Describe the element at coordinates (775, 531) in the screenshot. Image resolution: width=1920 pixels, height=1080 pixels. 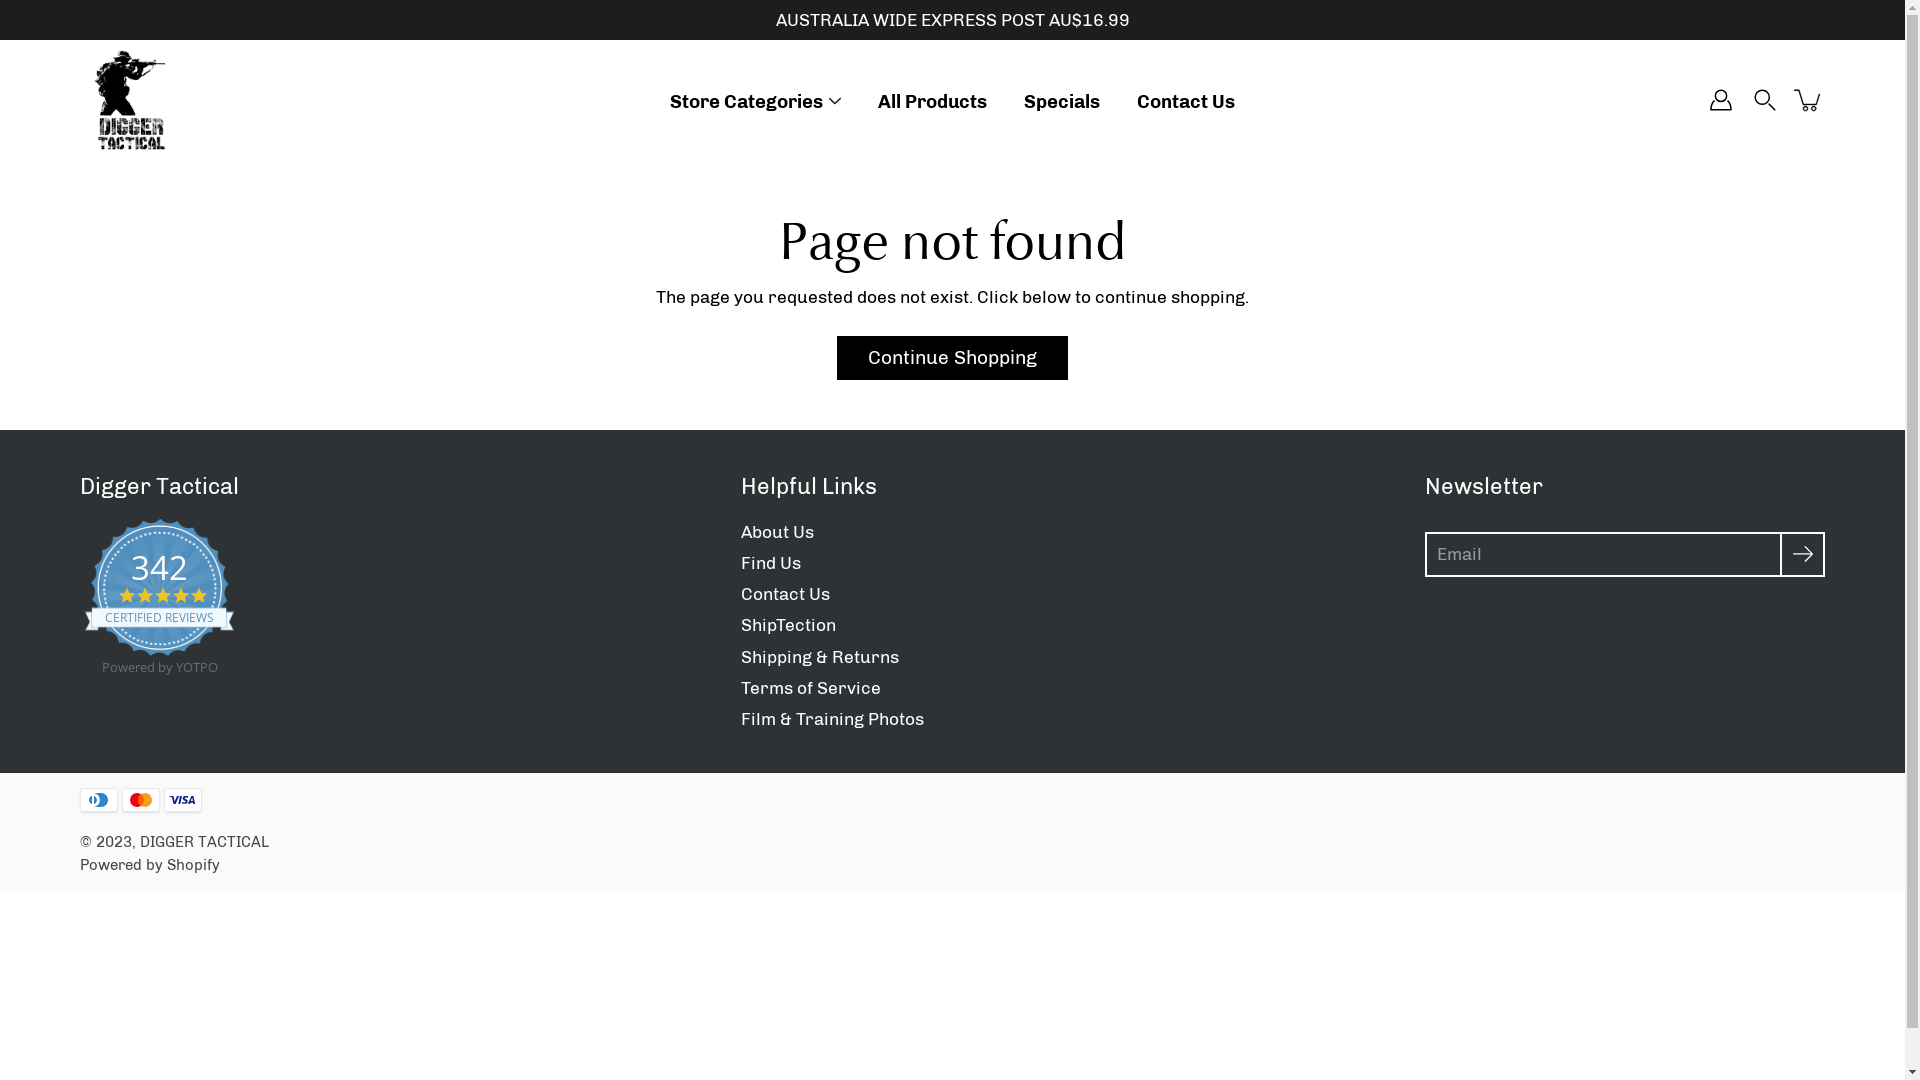
I see `'About Us'` at that location.